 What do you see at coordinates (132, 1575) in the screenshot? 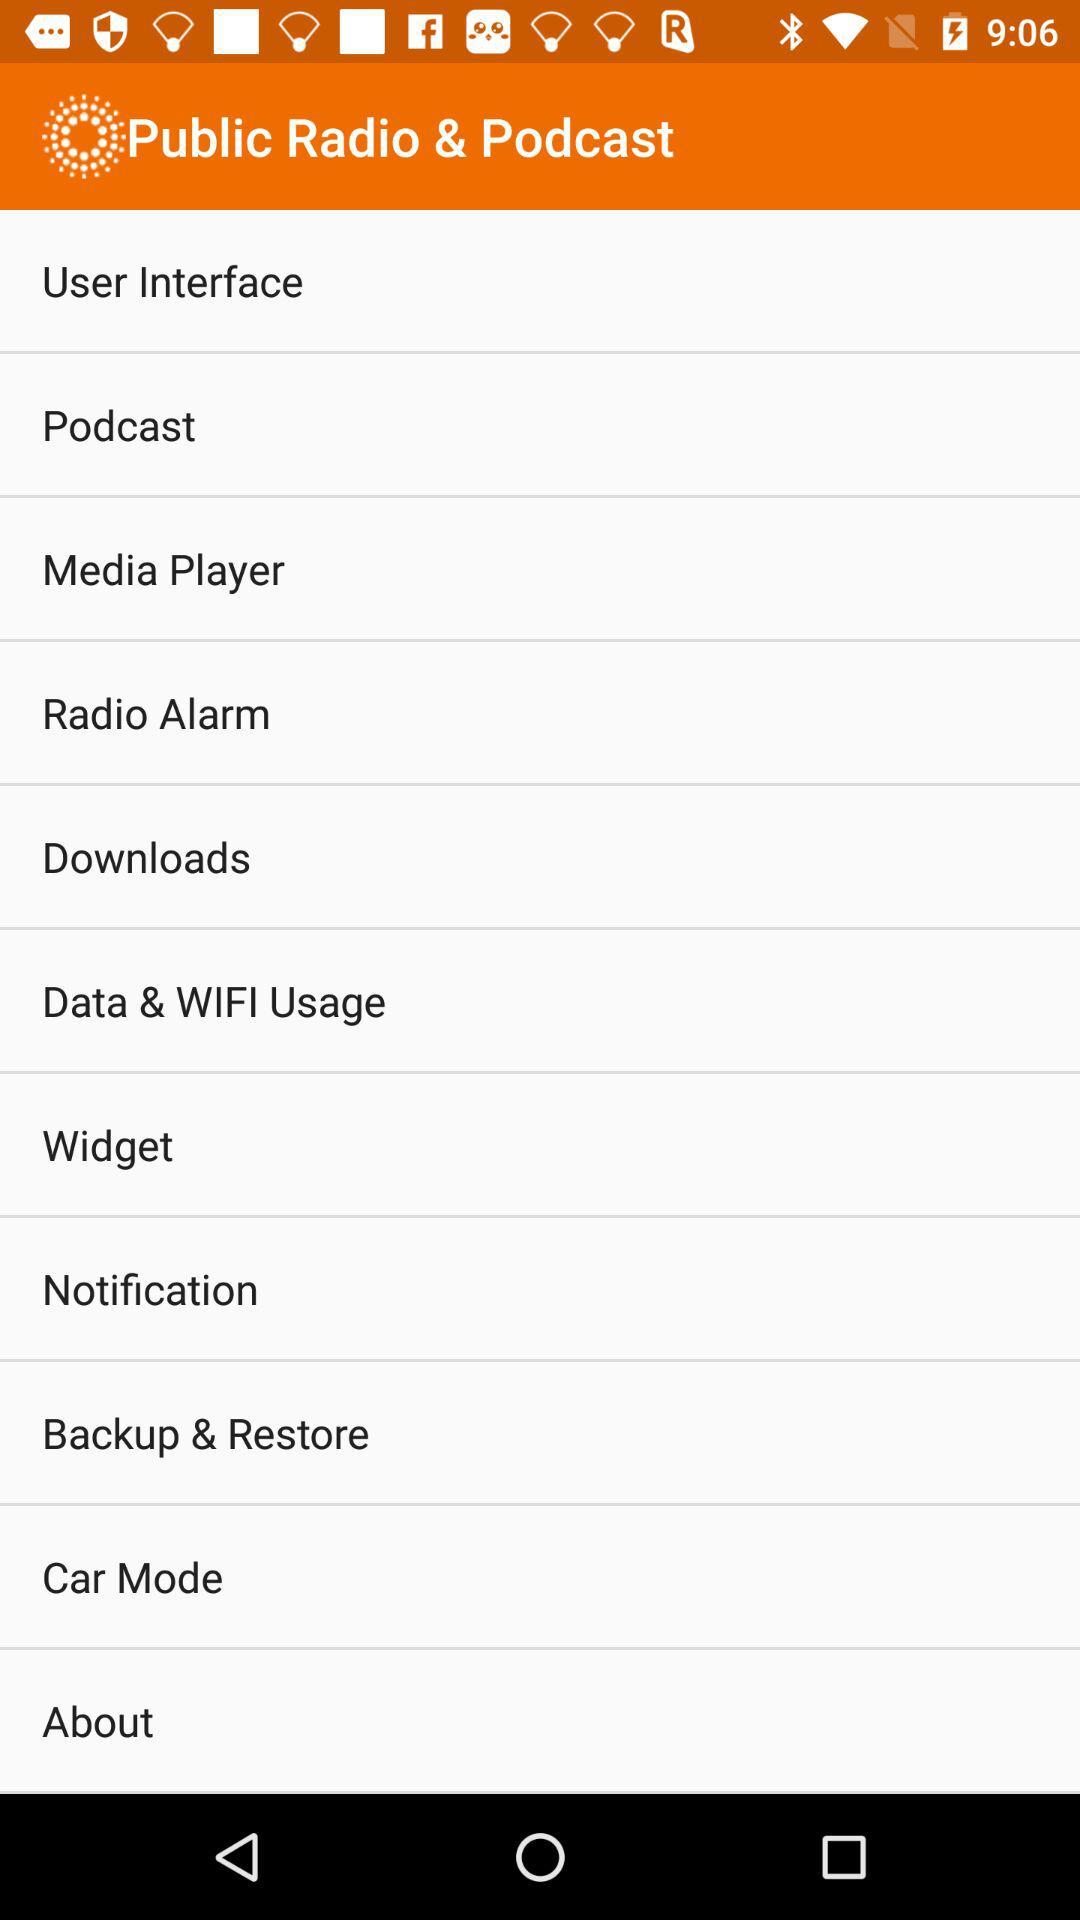
I see `the icon above about item` at bounding box center [132, 1575].